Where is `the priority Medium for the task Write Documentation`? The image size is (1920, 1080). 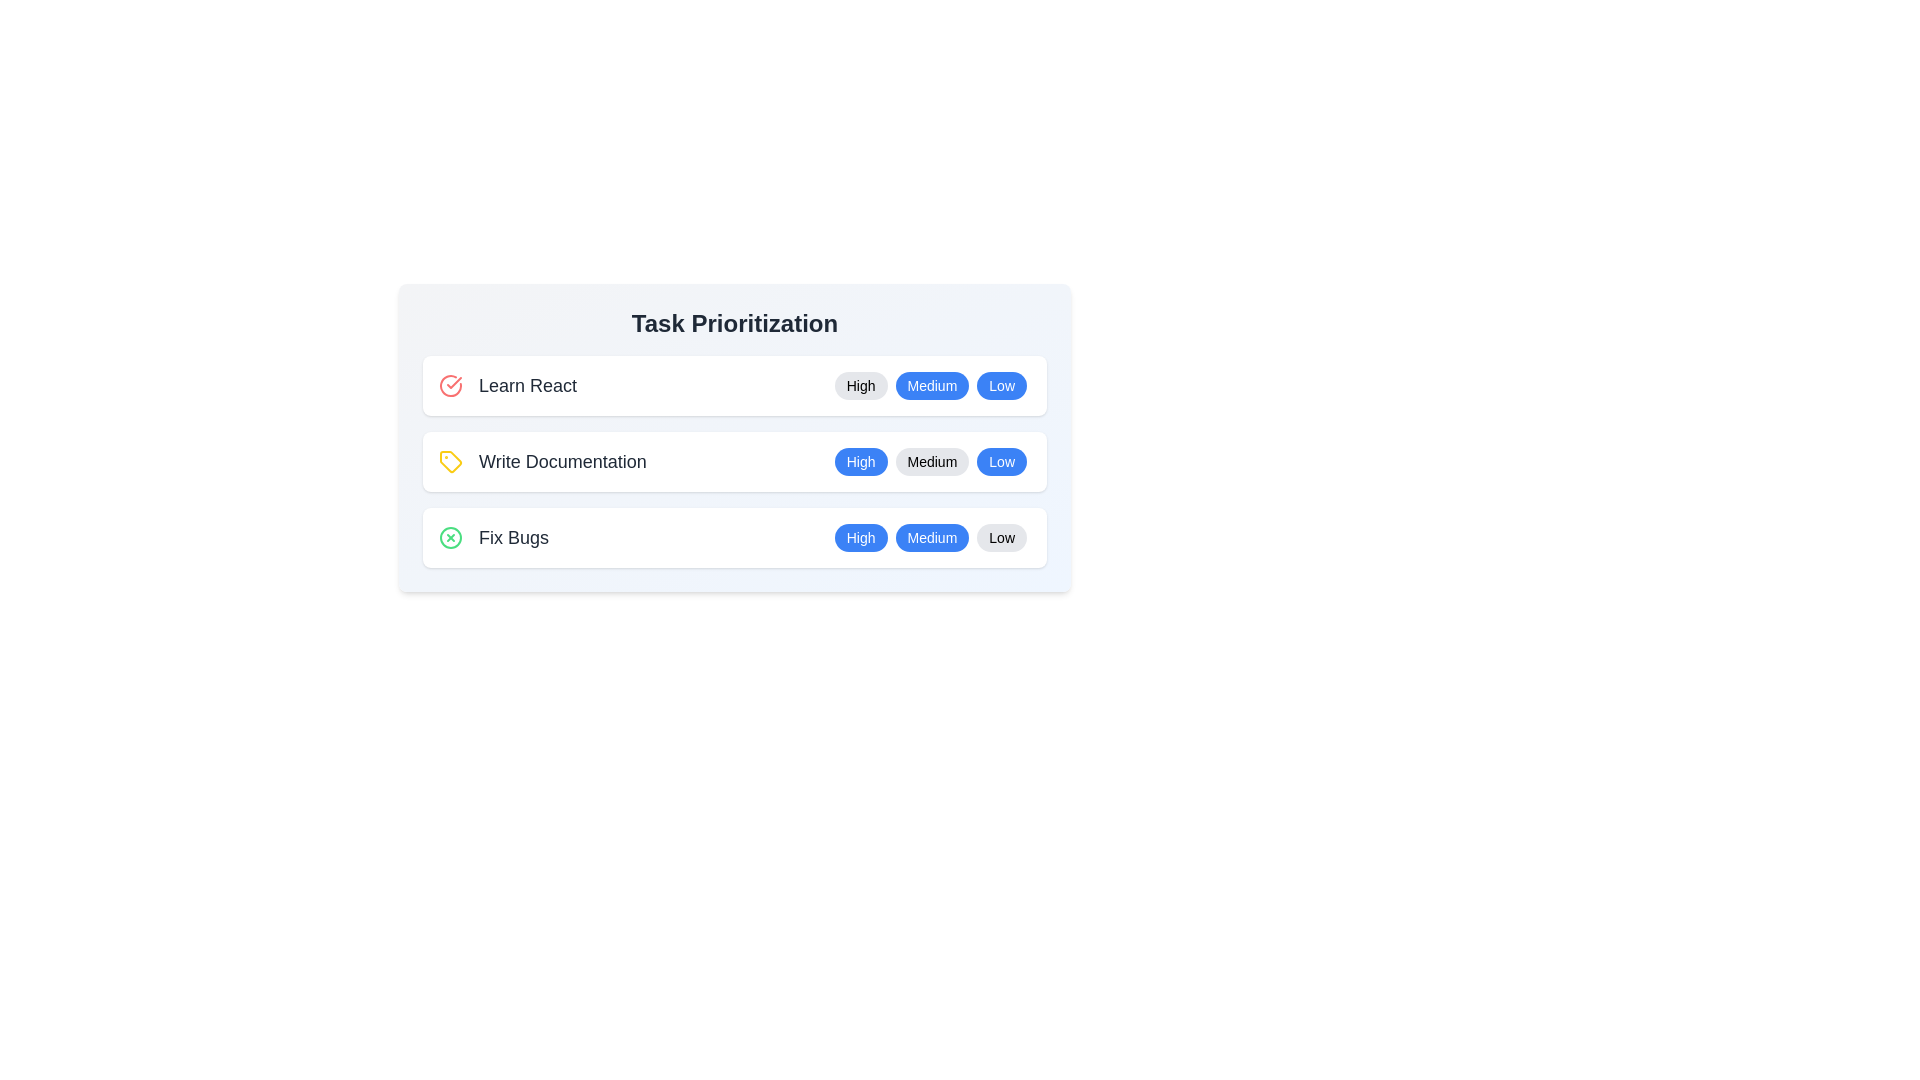
the priority Medium for the task Write Documentation is located at coordinates (930, 462).